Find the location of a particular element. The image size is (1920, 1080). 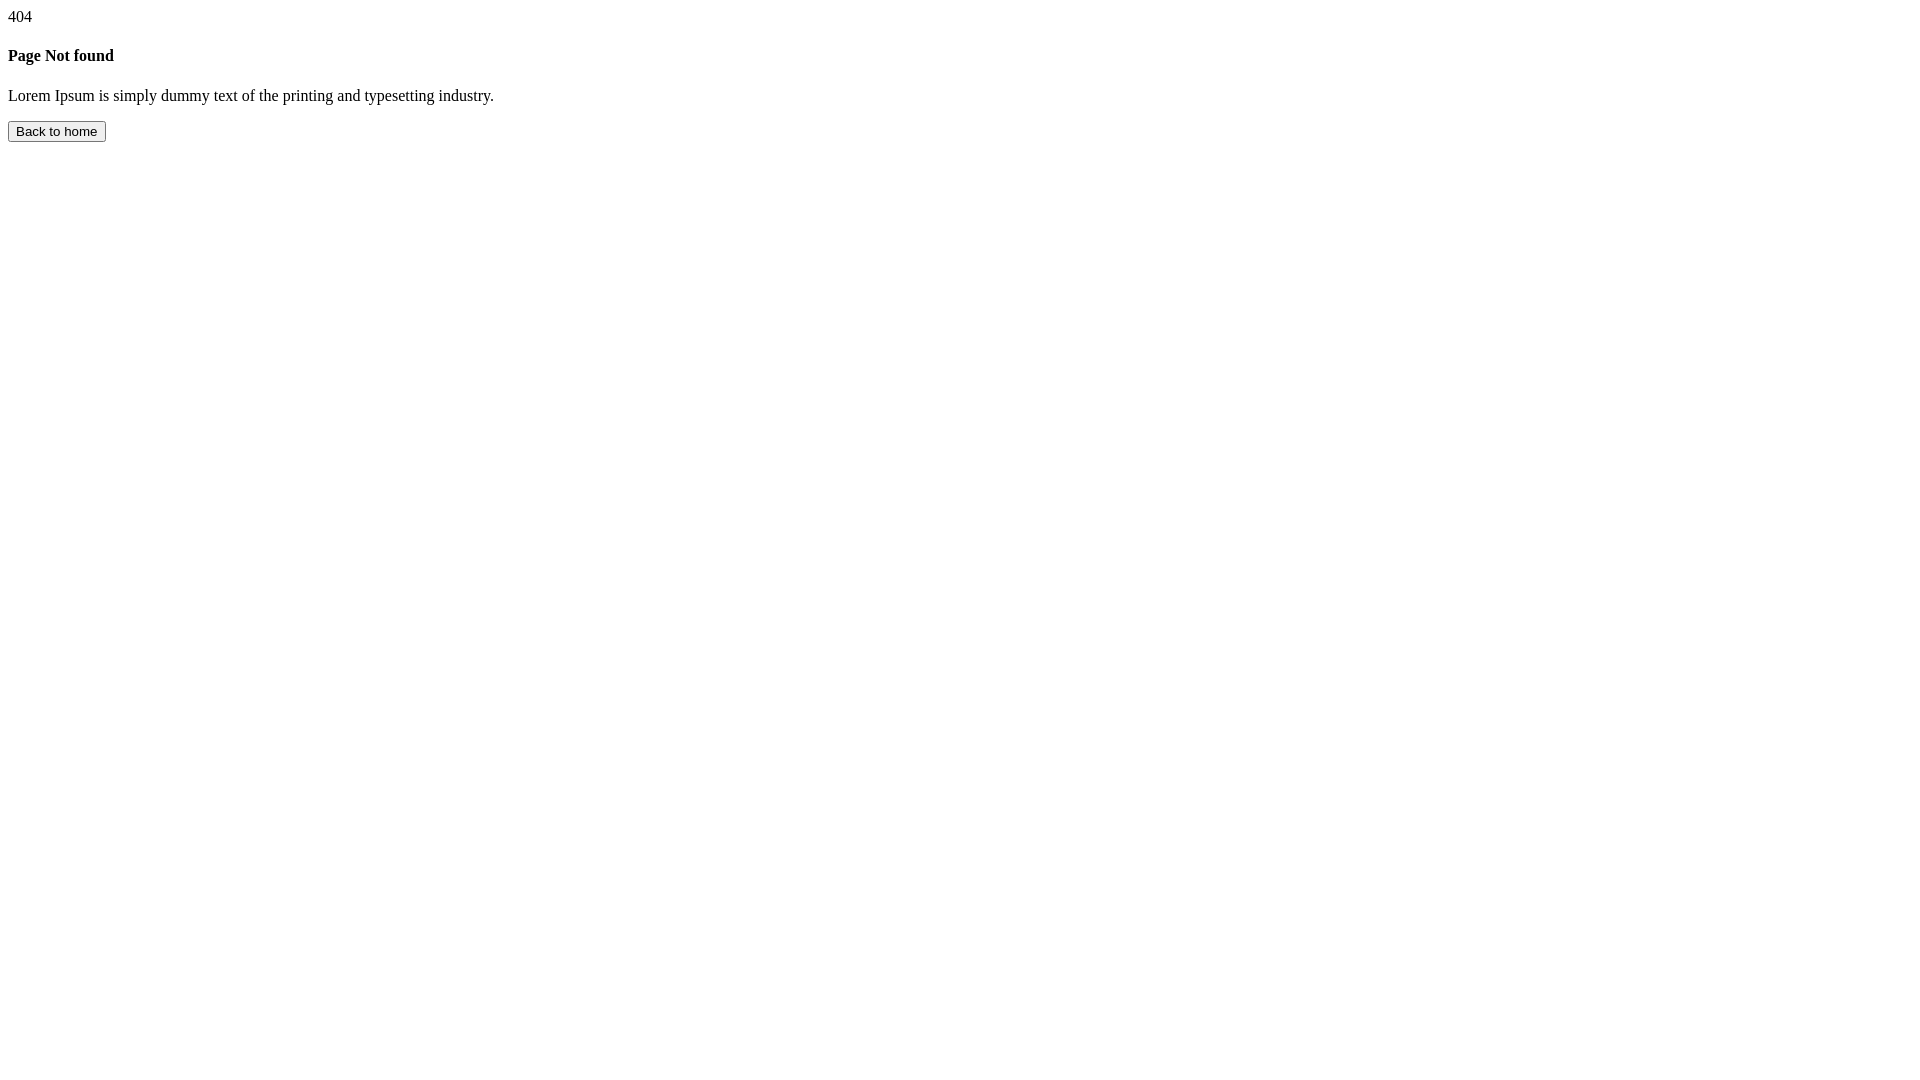

'Back to home' is located at coordinates (8, 131).